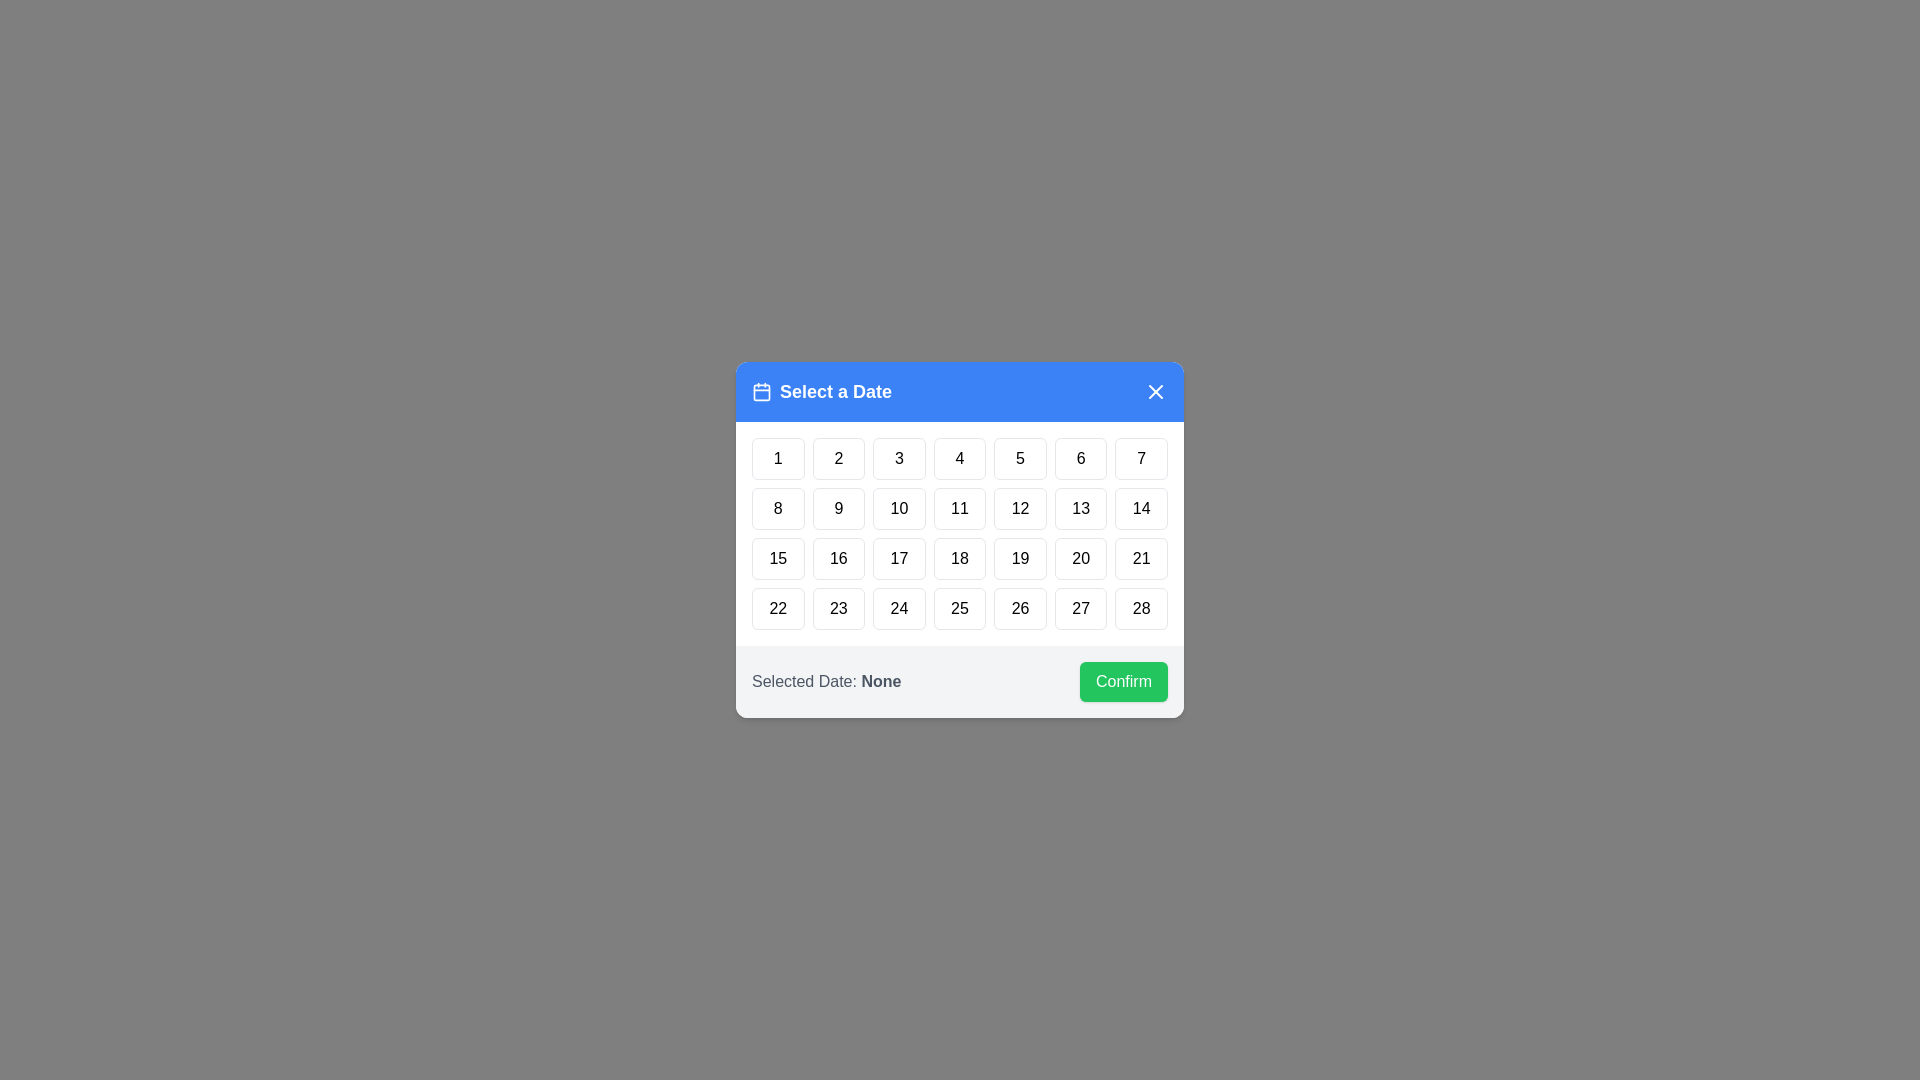 The width and height of the screenshot is (1920, 1080). I want to click on the button representing the day 24 to select that date, so click(897, 608).